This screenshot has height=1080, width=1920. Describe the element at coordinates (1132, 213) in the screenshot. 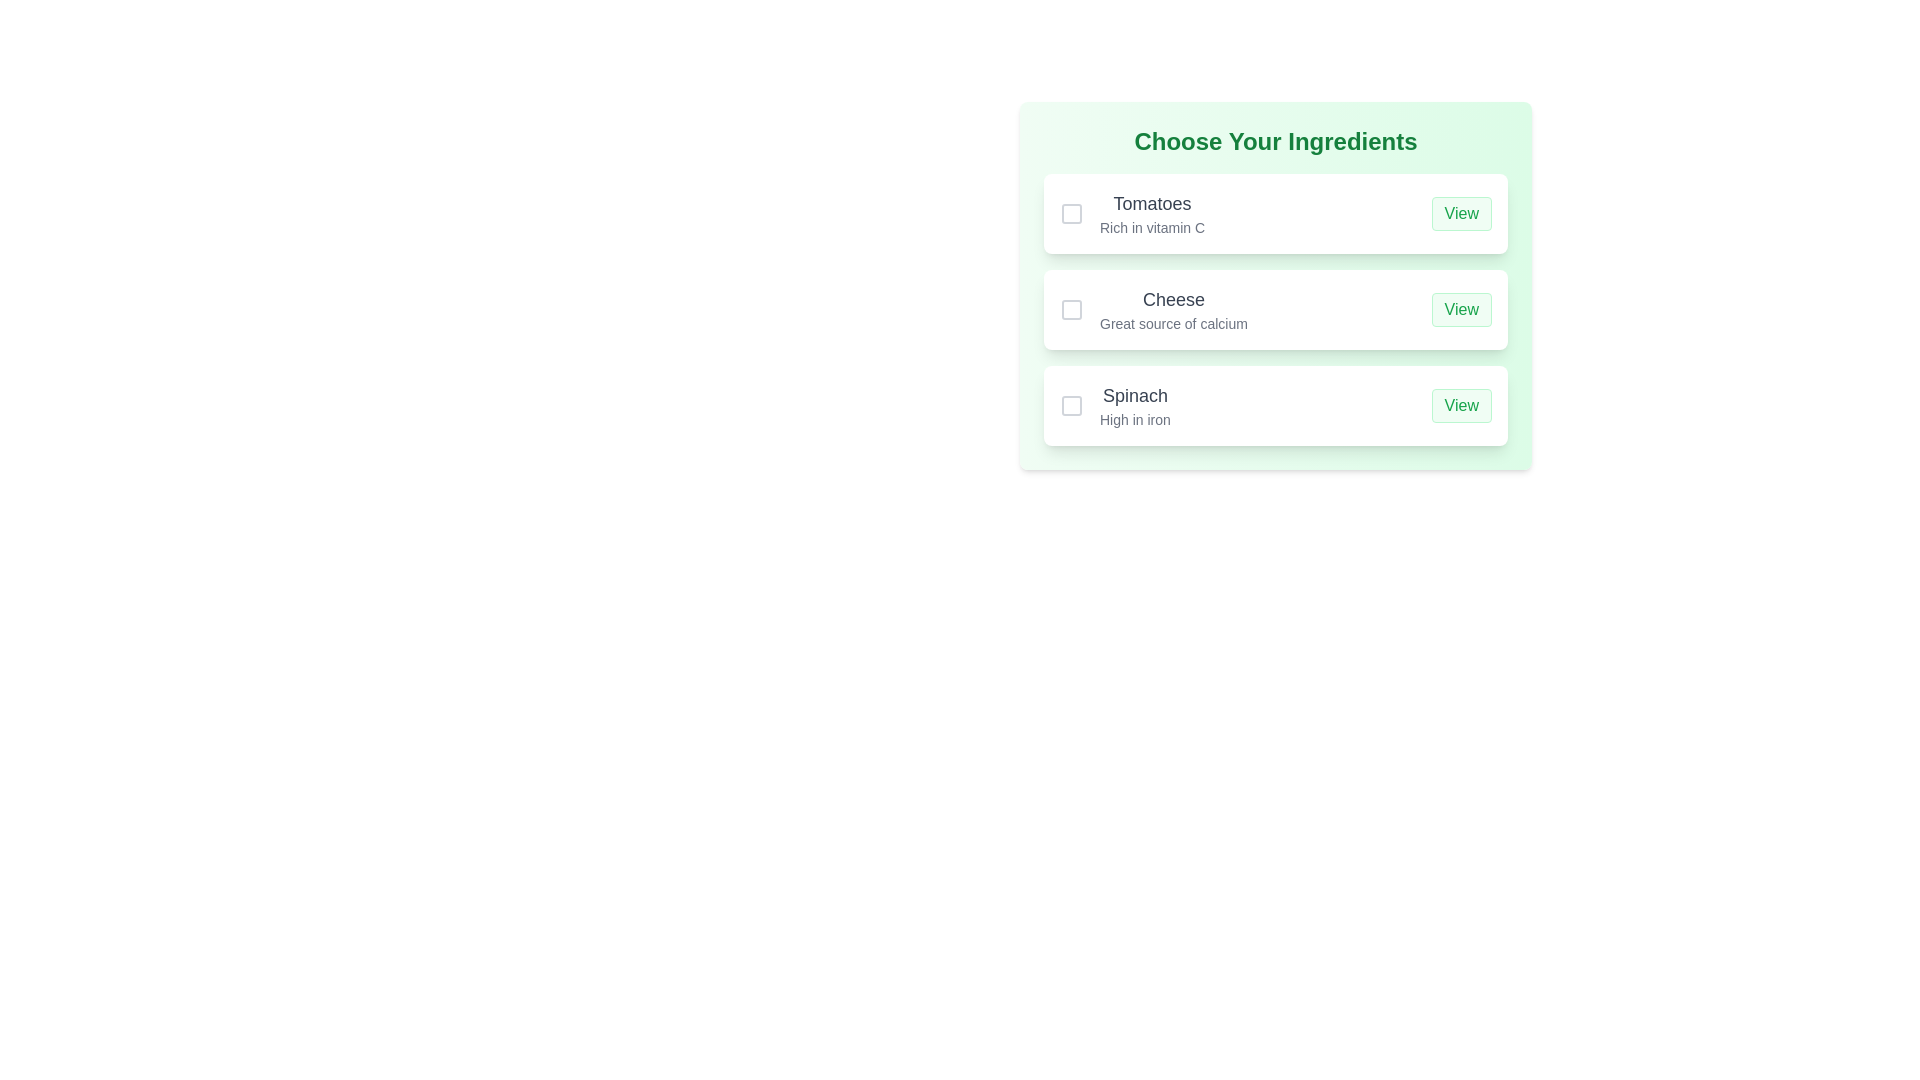

I see `the text block displaying 'Tomatoes' and 'Rich in vitamin C', which is located left-aligned in the item row under 'Choose Your Ingredients', between a checkbox and a 'View' button` at that location.